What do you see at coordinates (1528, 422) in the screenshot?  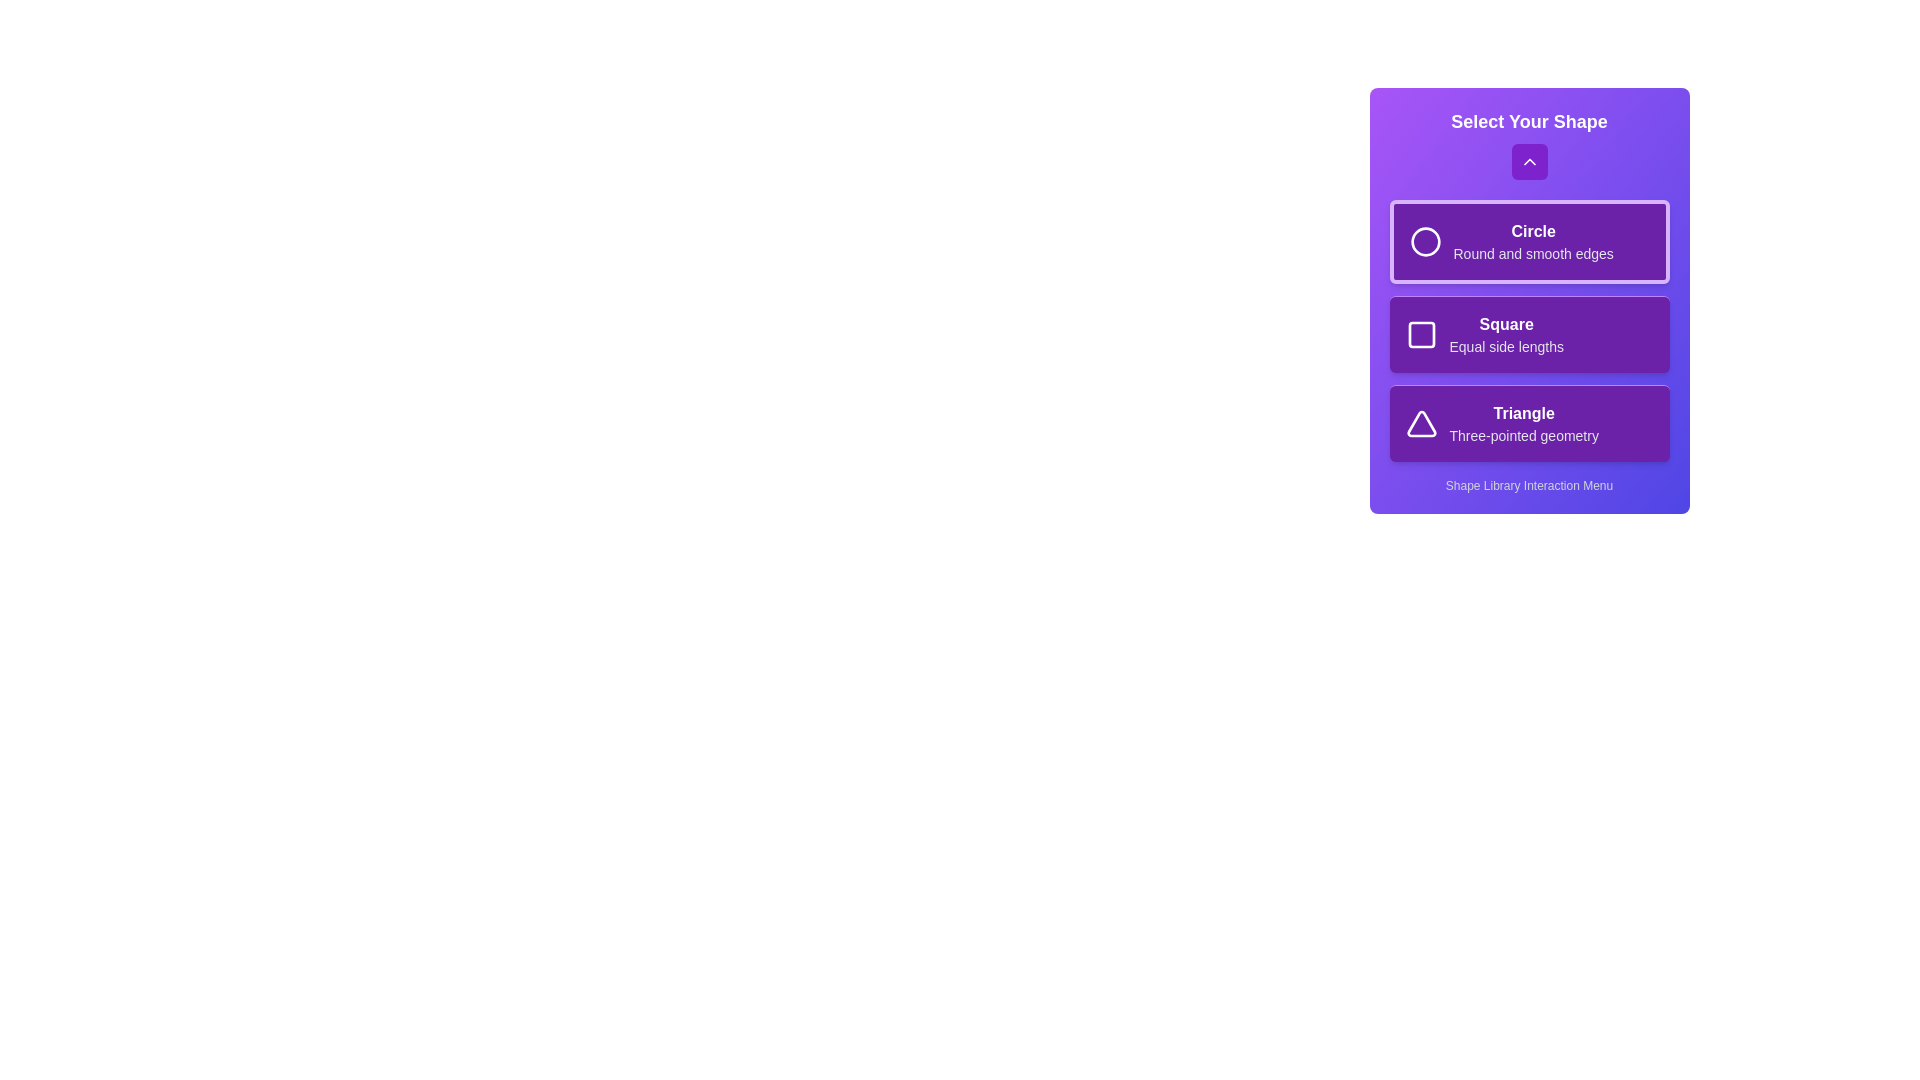 I see `the shape Triangle by clicking on its corresponding button` at bounding box center [1528, 422].